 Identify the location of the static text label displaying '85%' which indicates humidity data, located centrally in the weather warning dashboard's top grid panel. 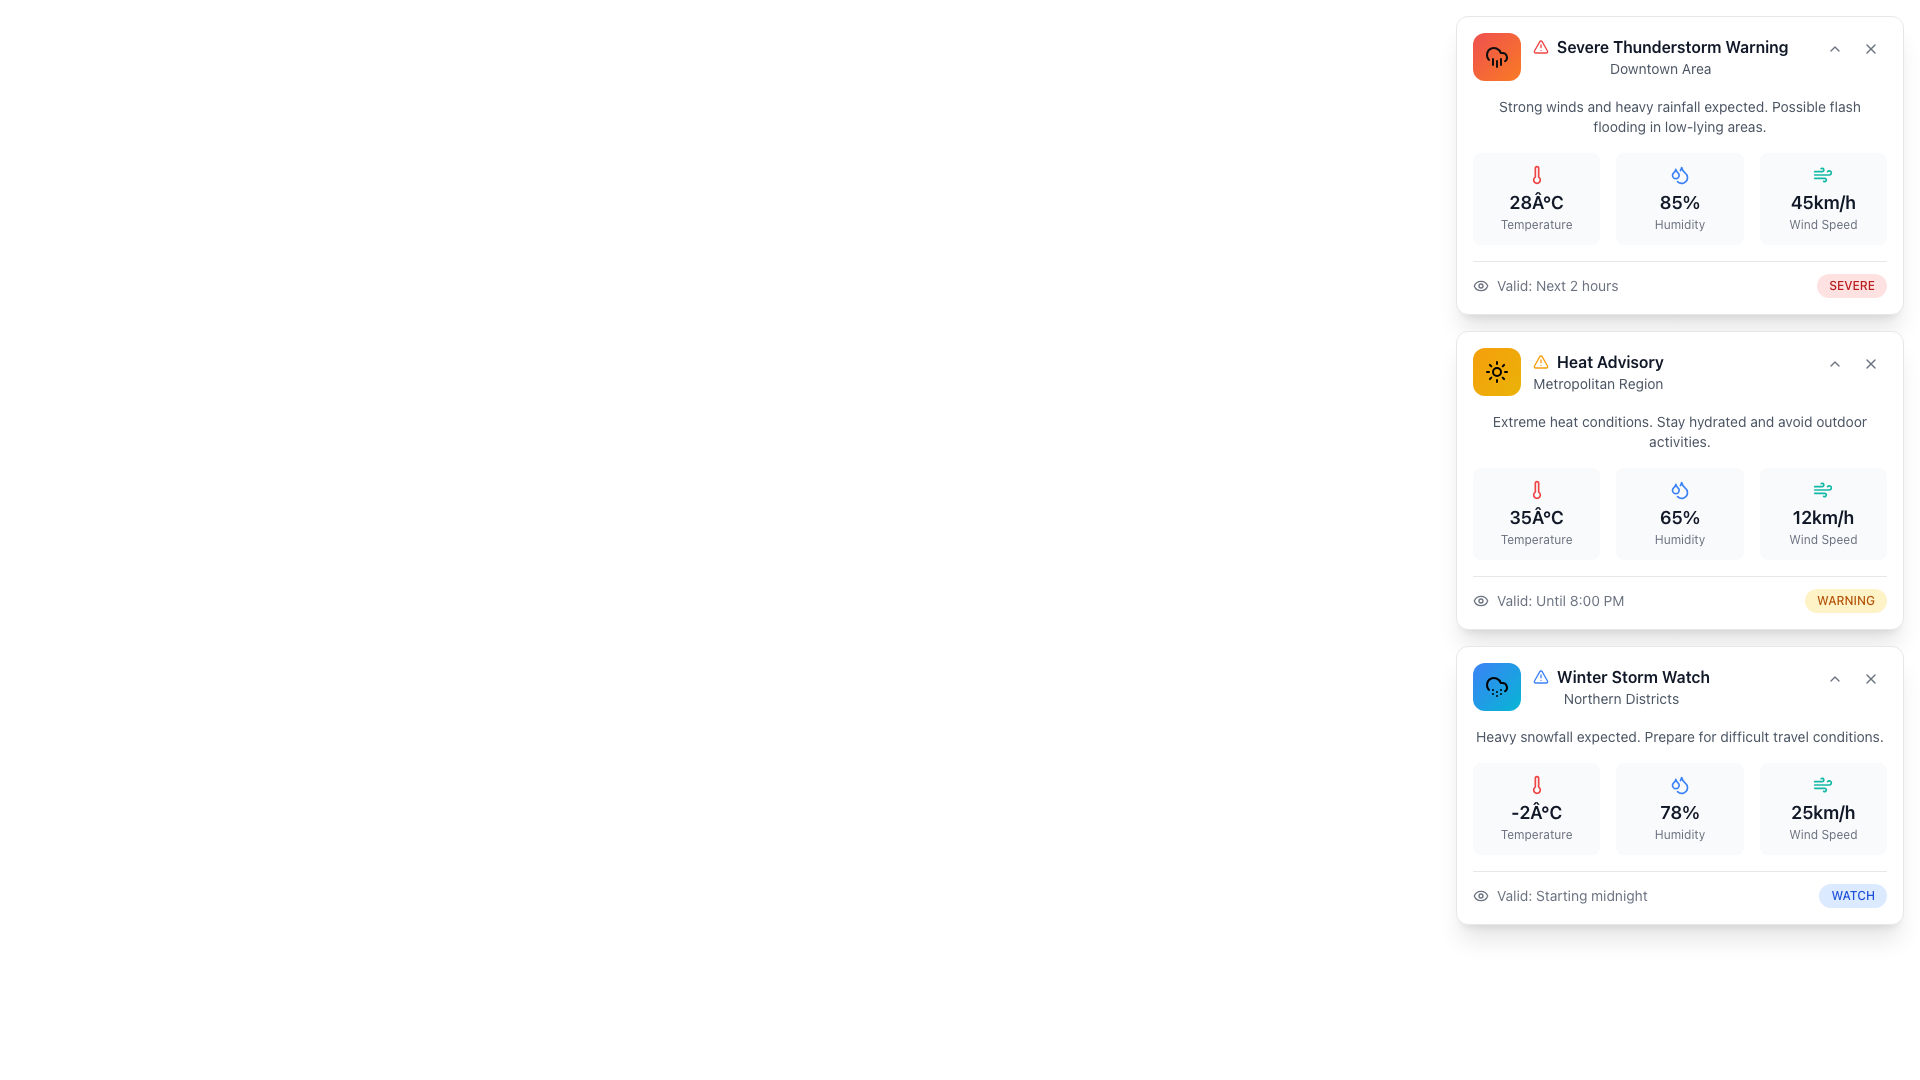
(1680, 203).